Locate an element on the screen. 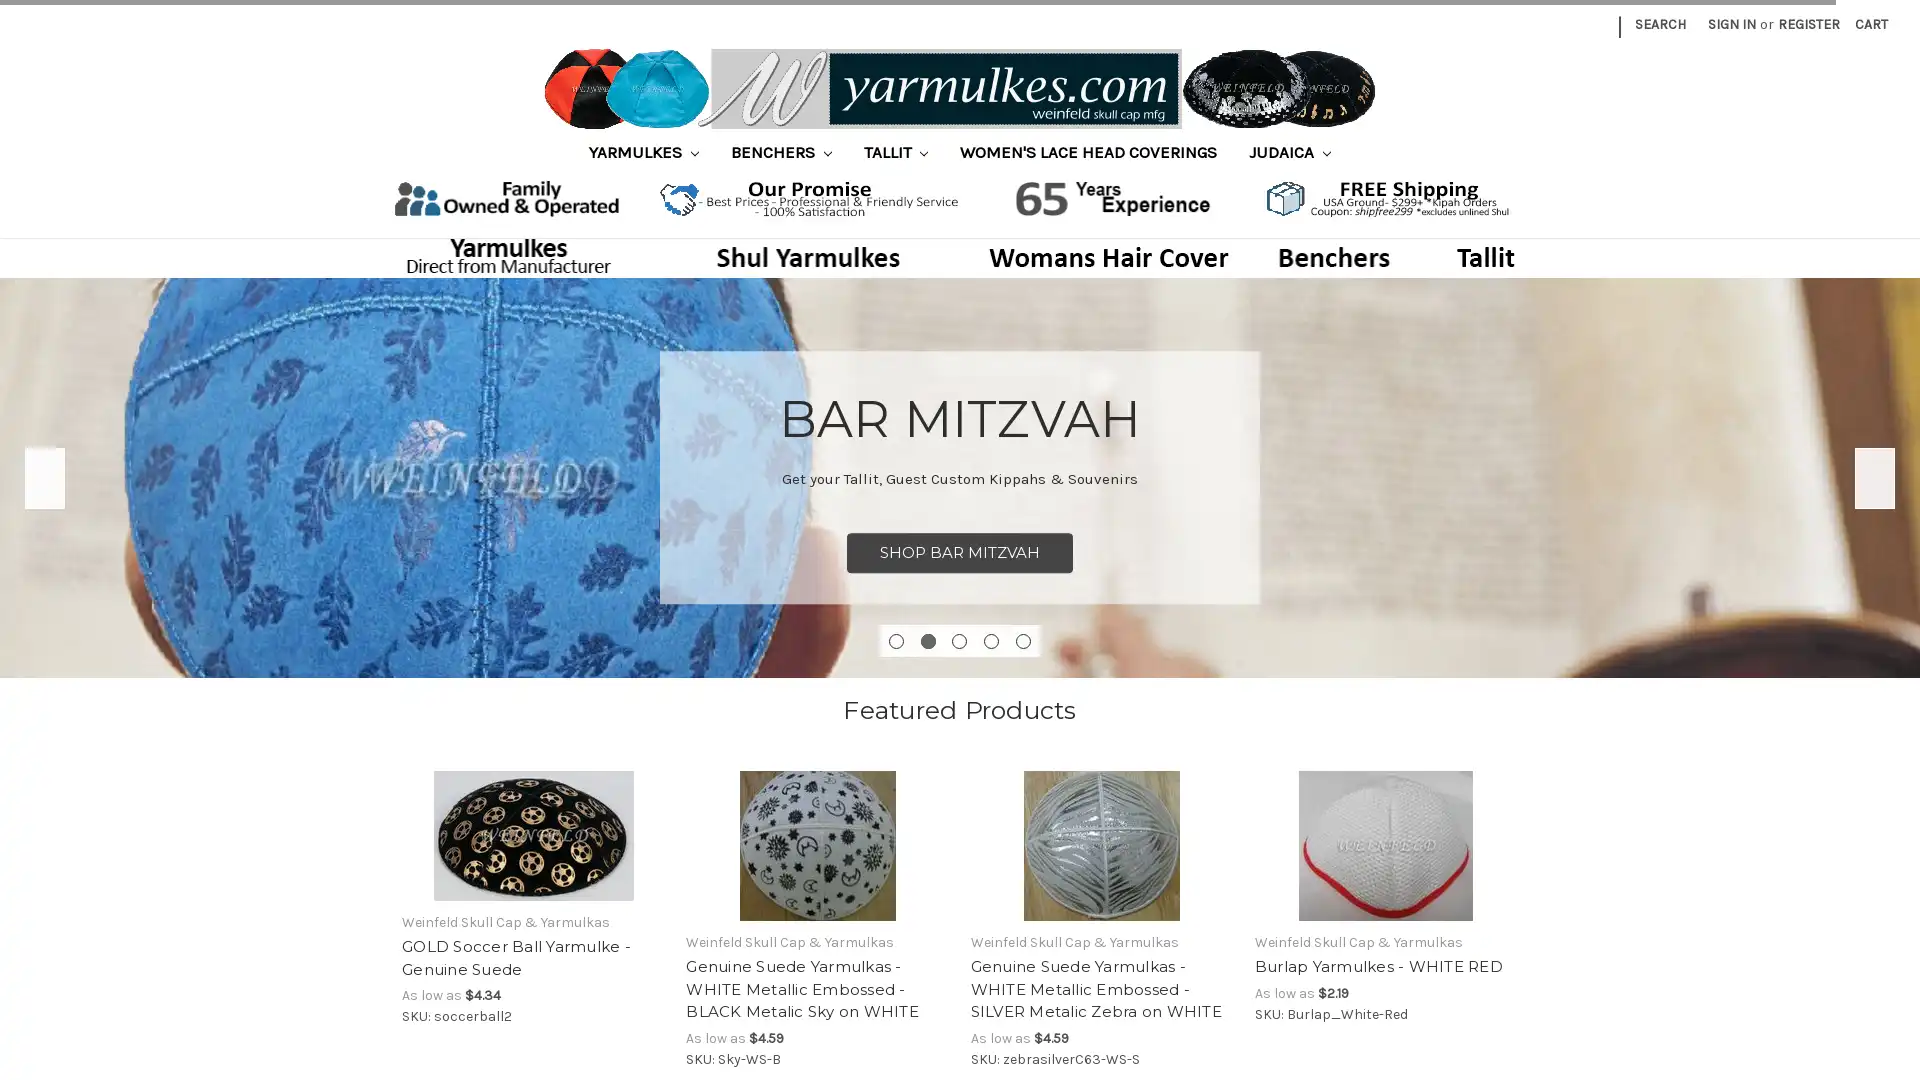 Image resolution: width=1920 pixels, height=1080 pixels. previous is located at coordinates (44, 477).